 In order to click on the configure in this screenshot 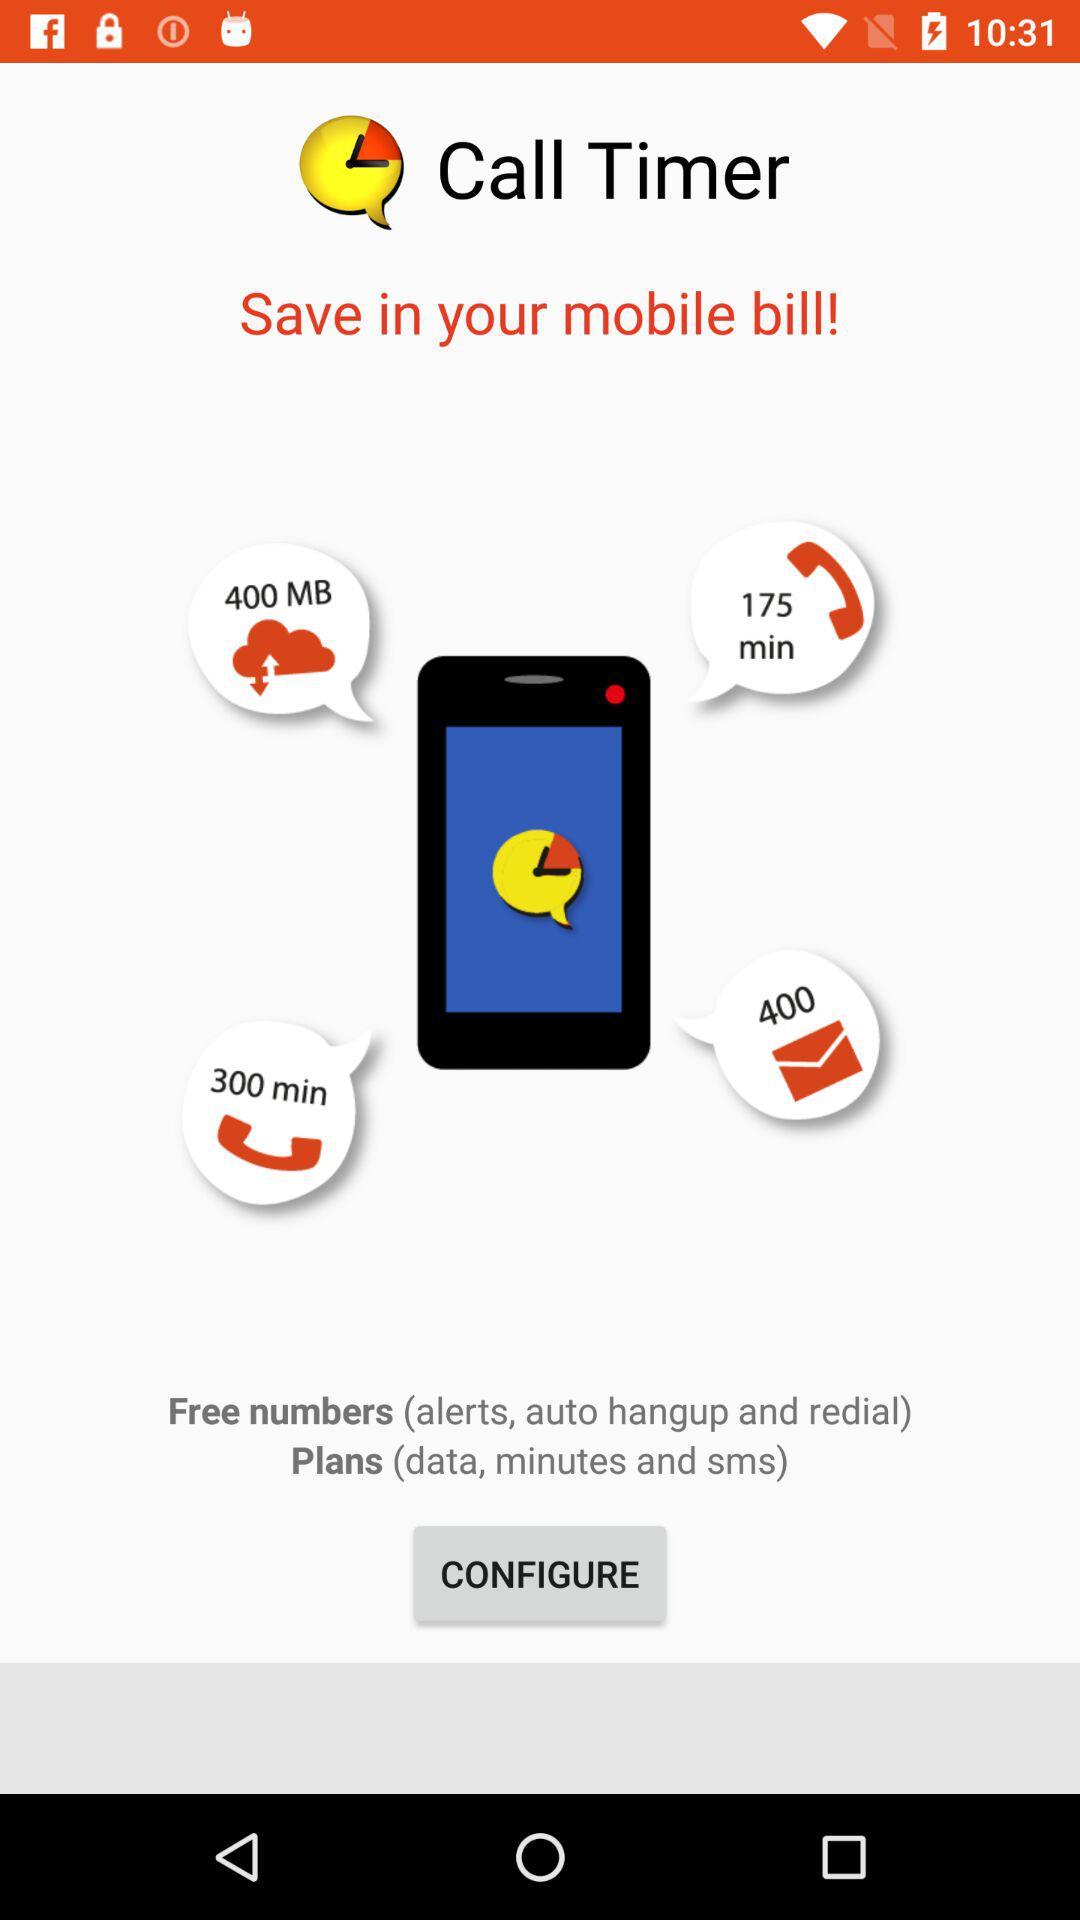, I will do `click(540, 1572)`.